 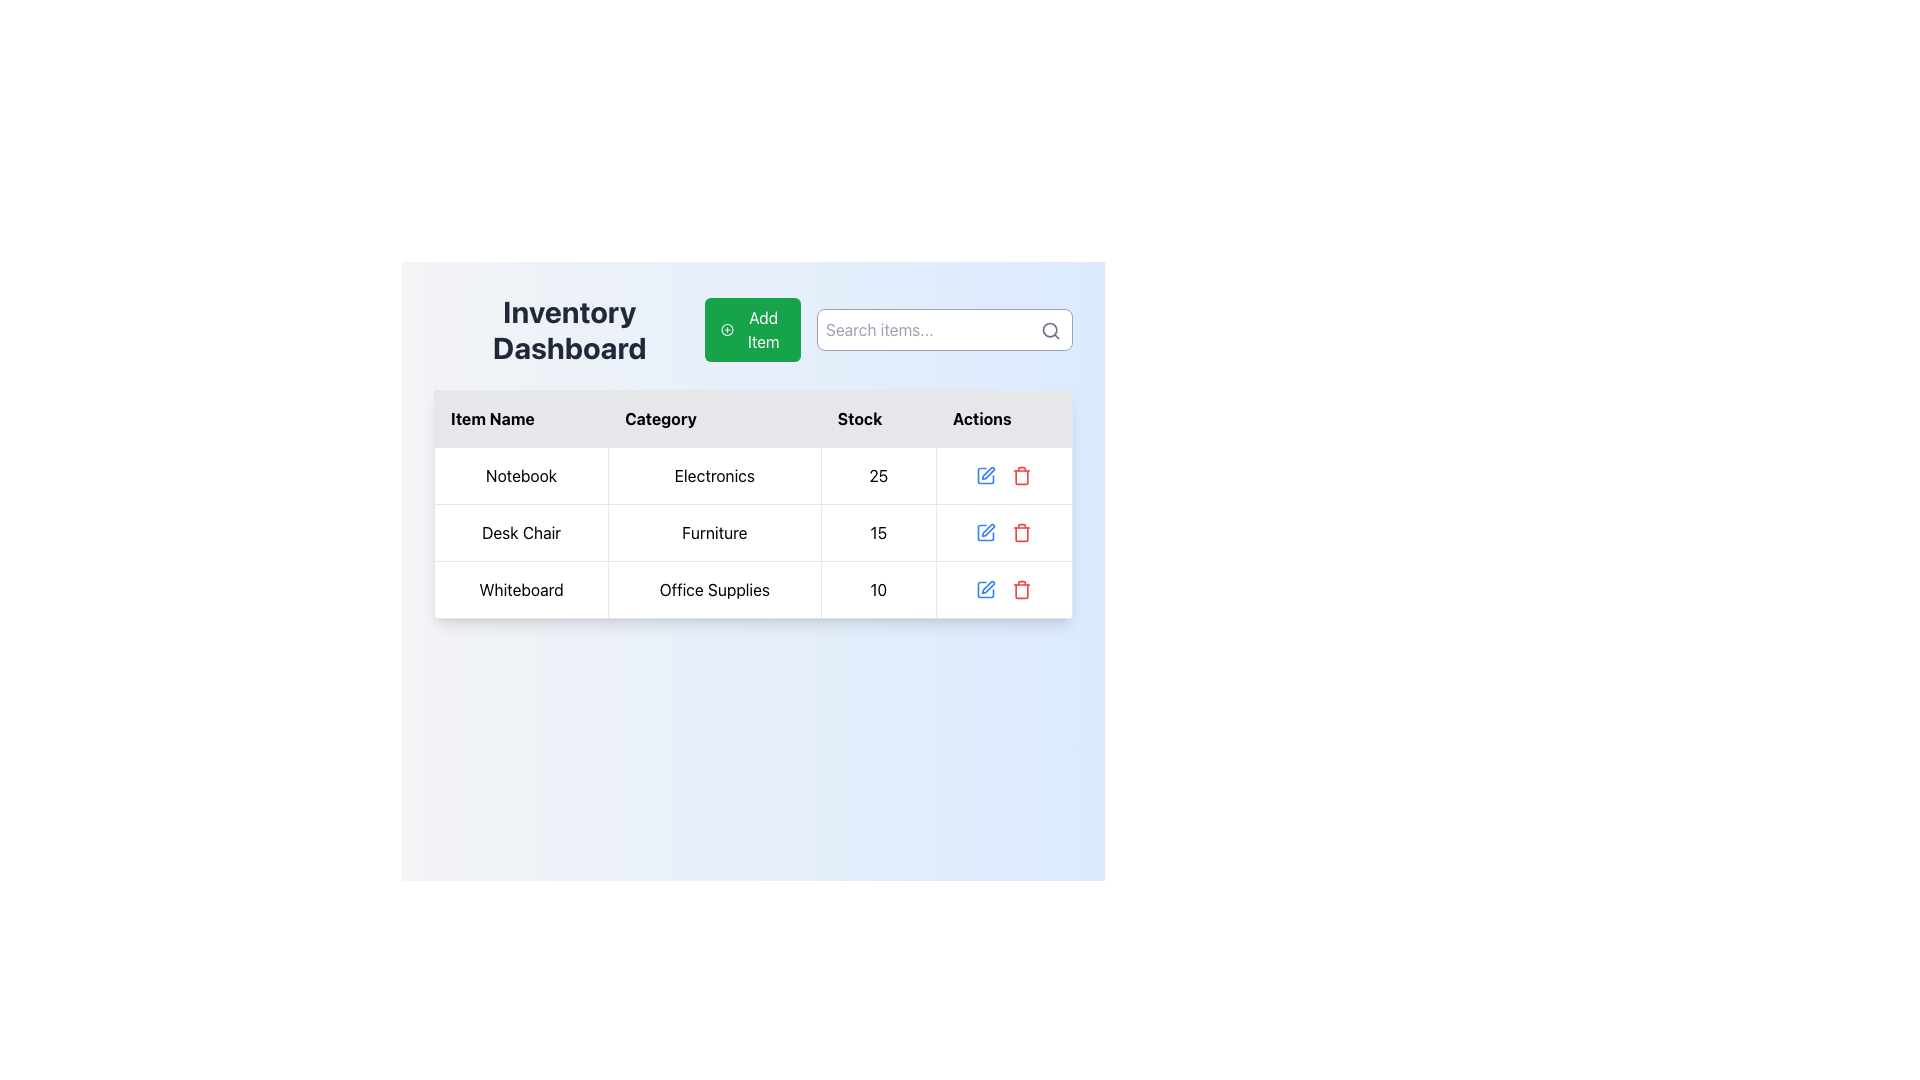 What do you see at coordinates (888, 329) in the screenshot?
I see `the search bar input field located in the top-right section of the interface to focus on it` at bounding box center [888, 329].